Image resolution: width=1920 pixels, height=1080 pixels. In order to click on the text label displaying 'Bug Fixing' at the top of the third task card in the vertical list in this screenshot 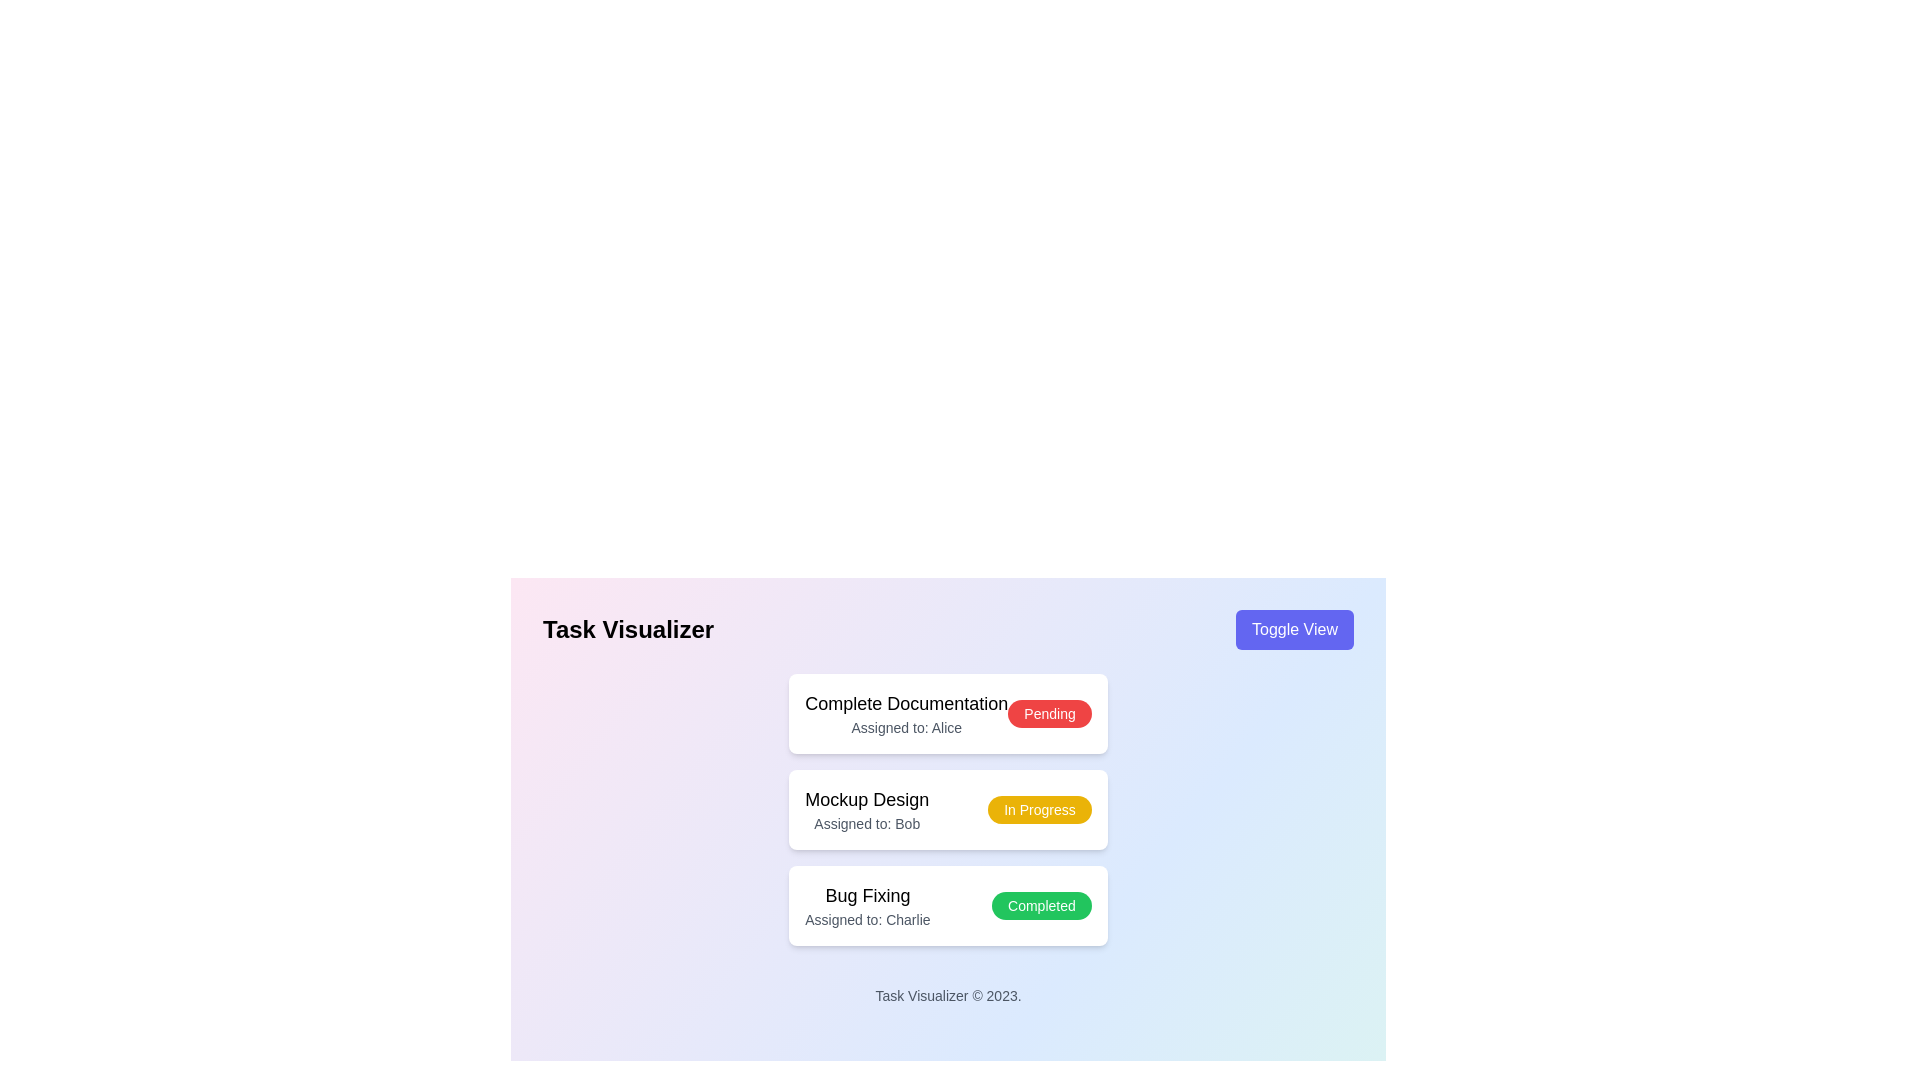, I will do `click(867, 894)`.